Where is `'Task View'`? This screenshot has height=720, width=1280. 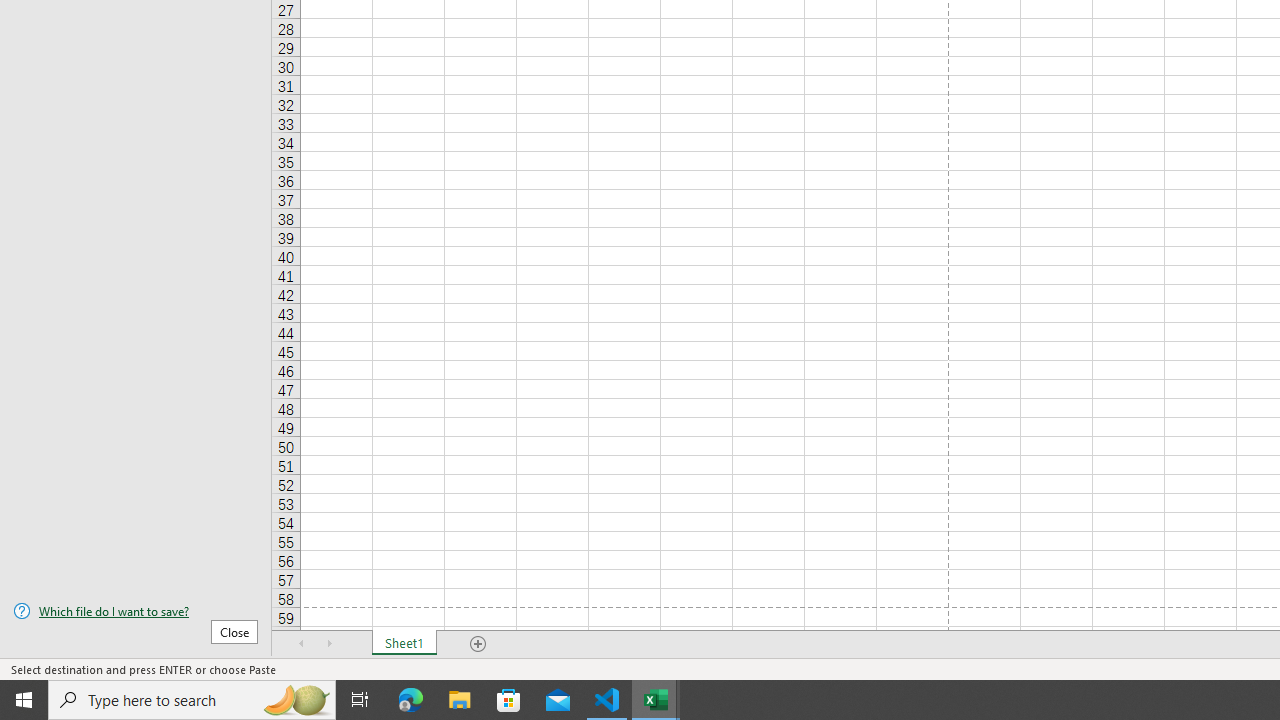
'Task View' is located at coordinates (359, 698).